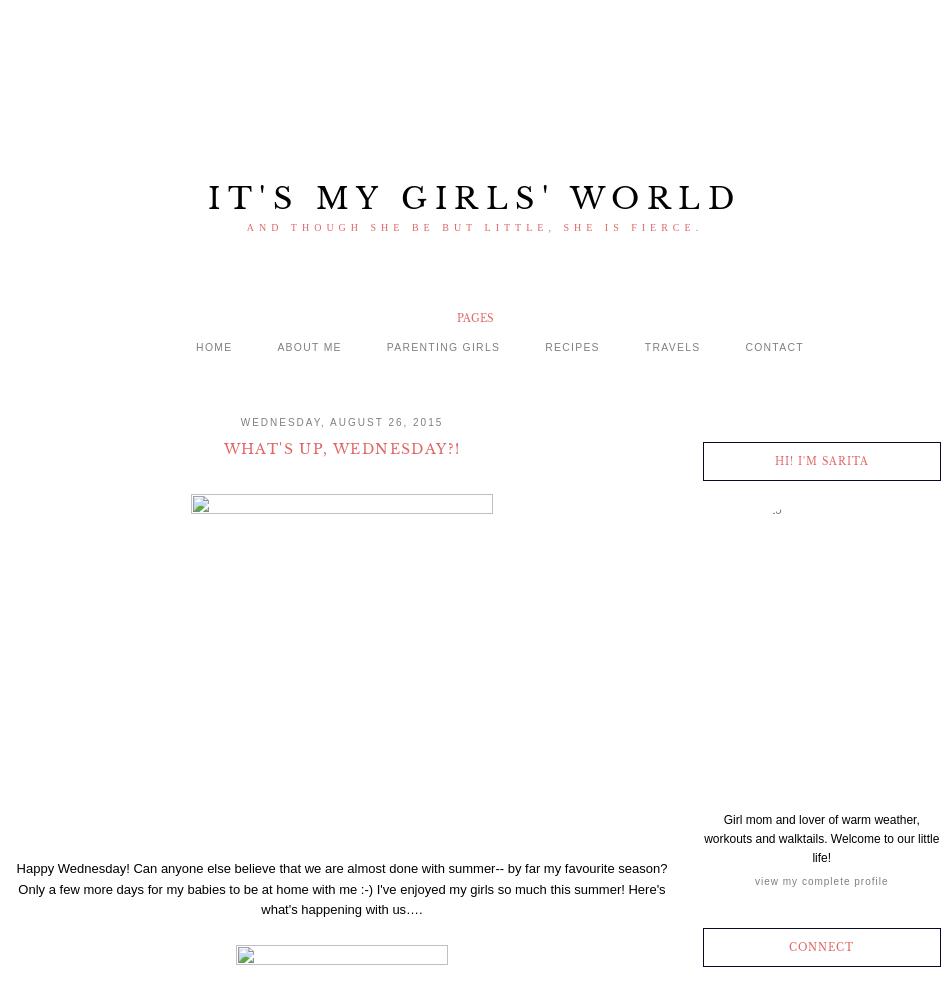  I want to click on 'Travels', so click(672, 346).